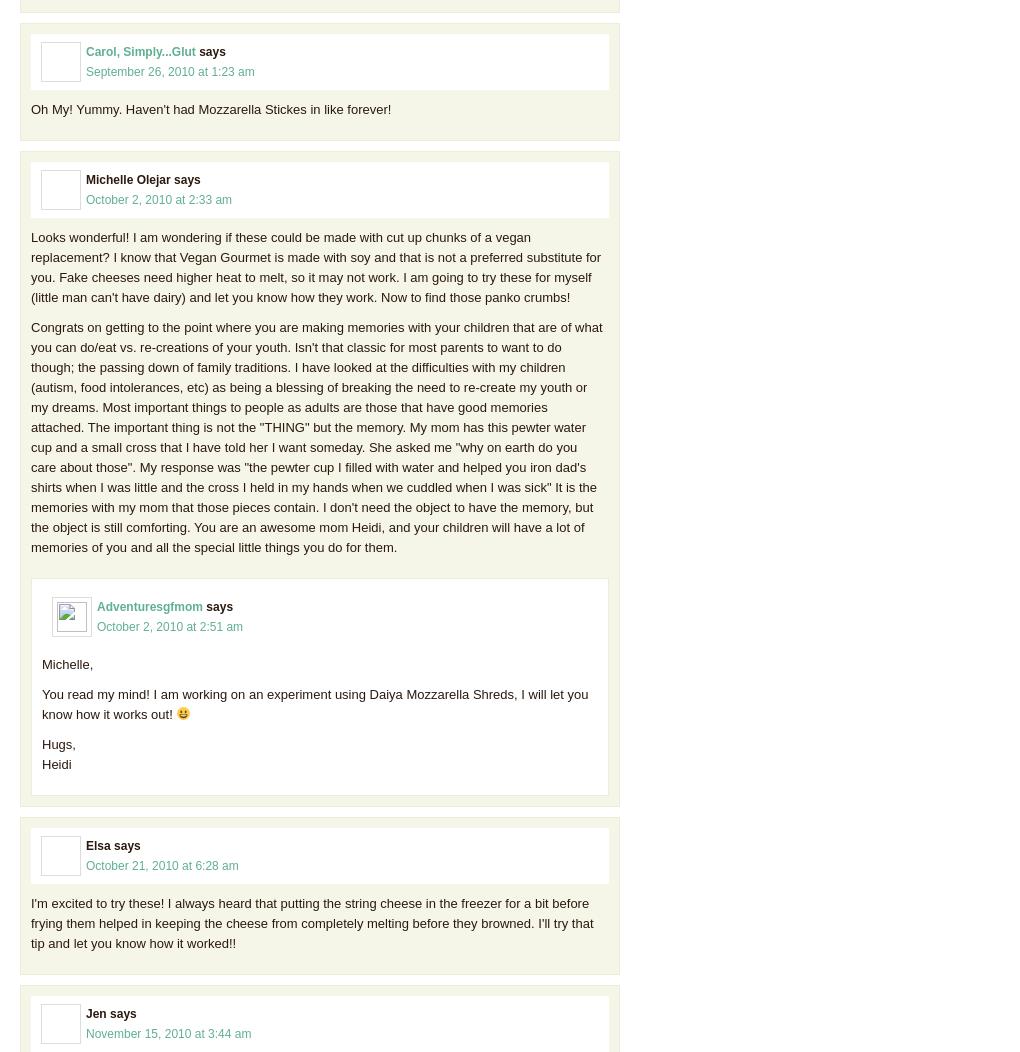 The width and height of the screenshot is (1020, 1052). I want to click on 'Looks wonderful!  I am wondering if these could be made with cut up chunks of a vegan replacement?  I know that Vegan Gourmet is made with soy and that is not a preferred substitute for you.  Fake cheeses need higher heat to melt, so it may not work. I am going to try these for myself (little man can't have dairy) and let you know how they work.  Now to find those panko crumbs!', so click(315, 266).